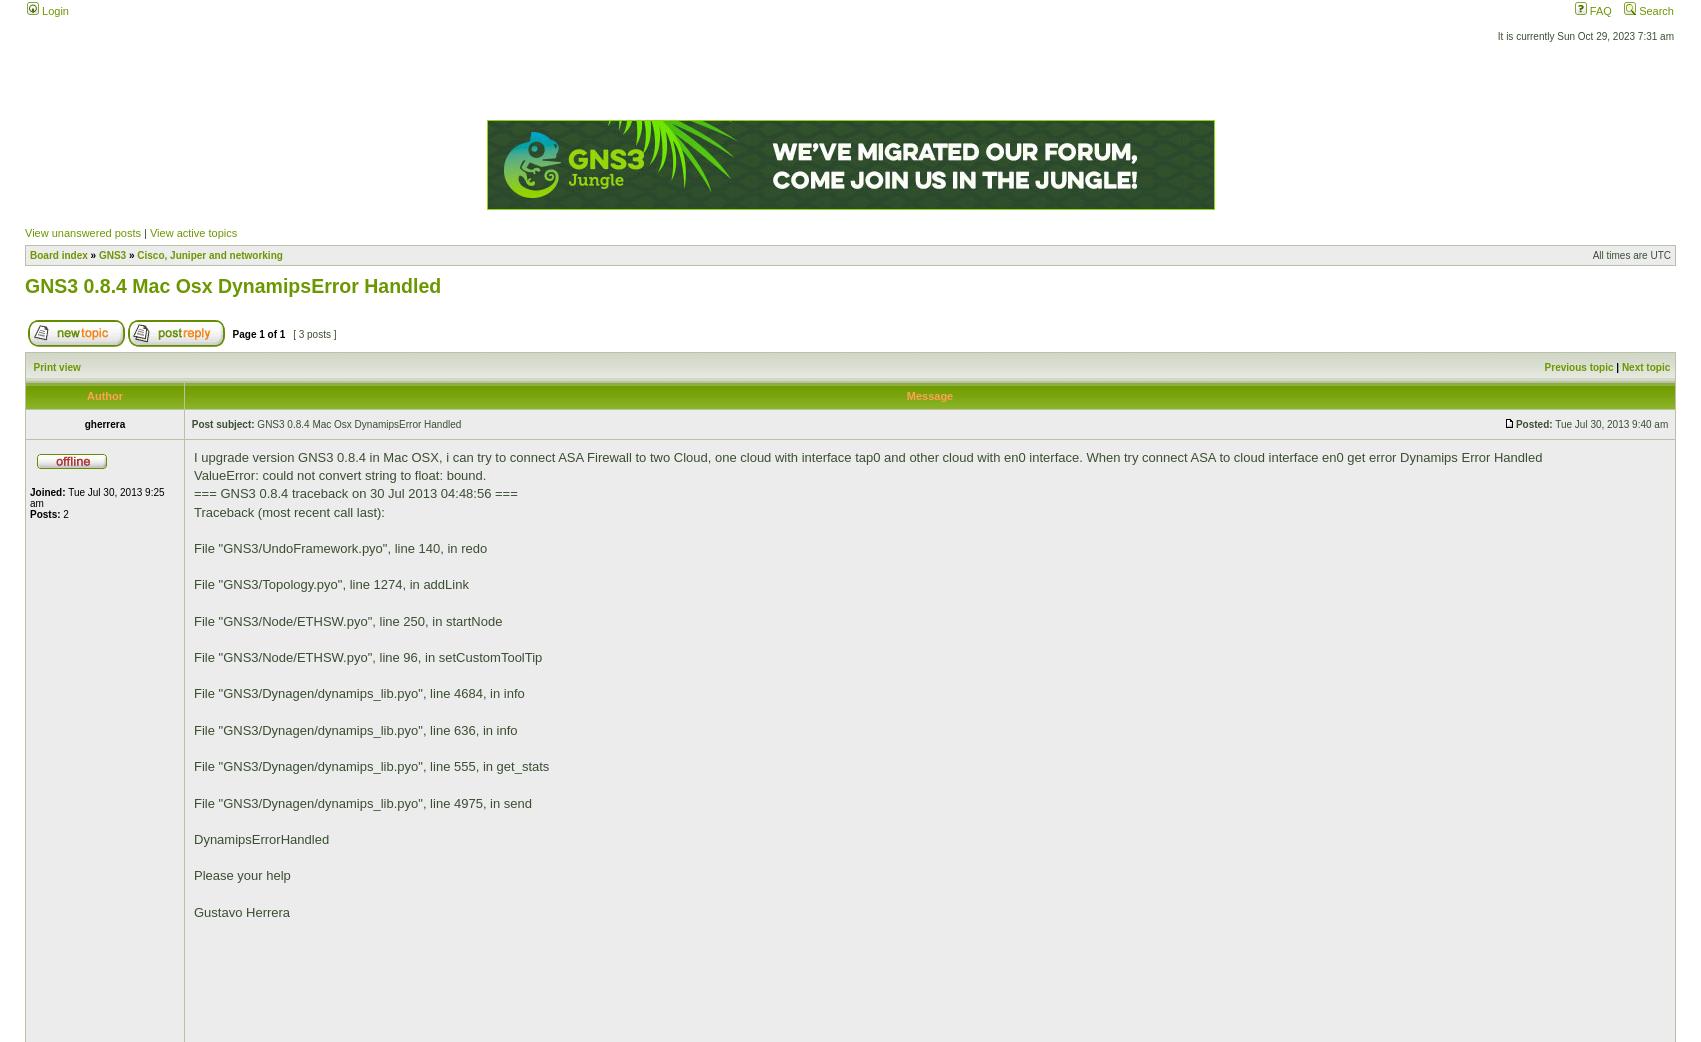 This screenshot has height=1042, width=1701. I want to click on 'Posts:', so click(45, 514).